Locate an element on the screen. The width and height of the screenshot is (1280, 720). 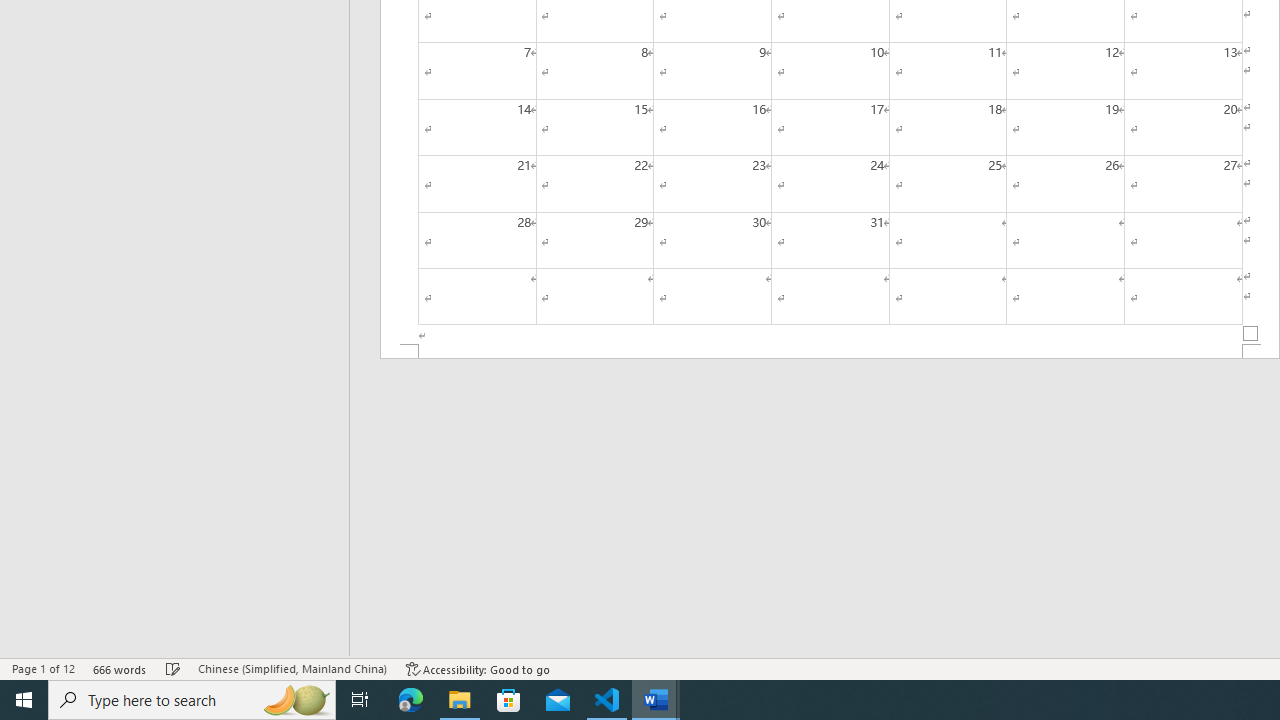
'Language Chinese (Simplified, Mainland China)' is located at coordinates (291, 669).